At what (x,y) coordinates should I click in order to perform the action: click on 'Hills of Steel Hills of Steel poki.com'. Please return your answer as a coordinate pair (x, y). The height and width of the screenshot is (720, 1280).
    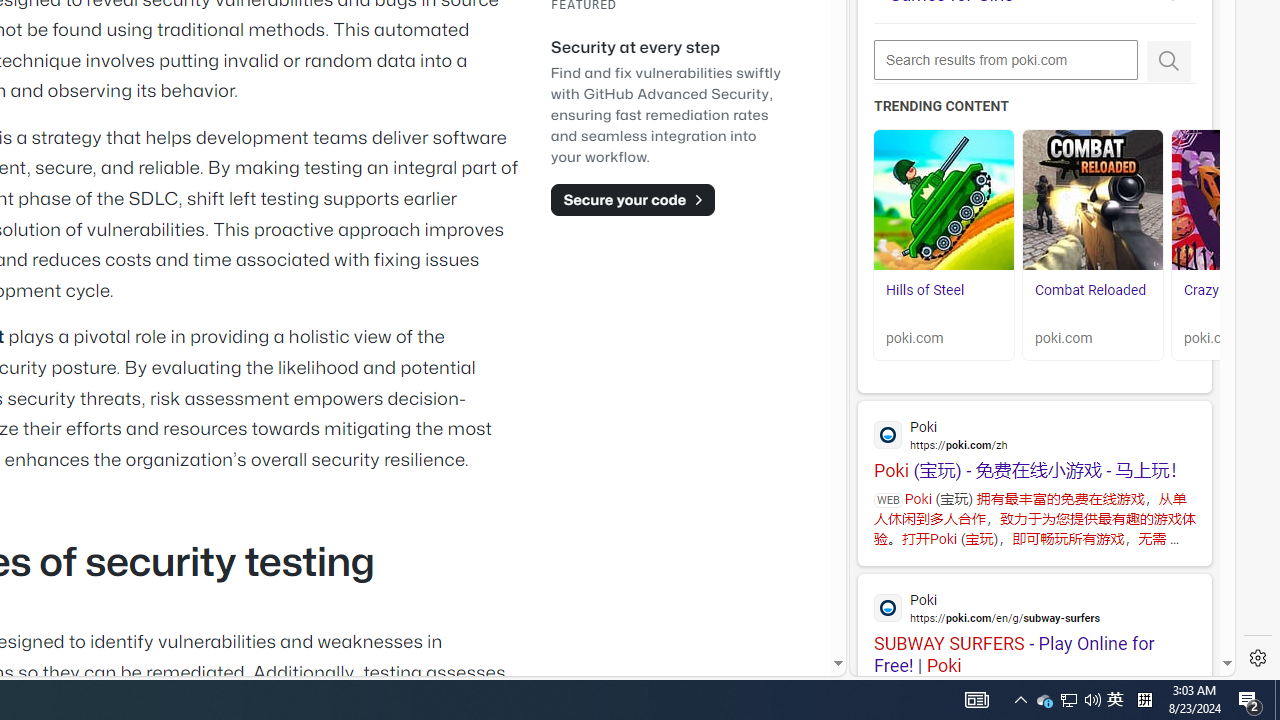
    Looking at the image, I should click on (943, 244).